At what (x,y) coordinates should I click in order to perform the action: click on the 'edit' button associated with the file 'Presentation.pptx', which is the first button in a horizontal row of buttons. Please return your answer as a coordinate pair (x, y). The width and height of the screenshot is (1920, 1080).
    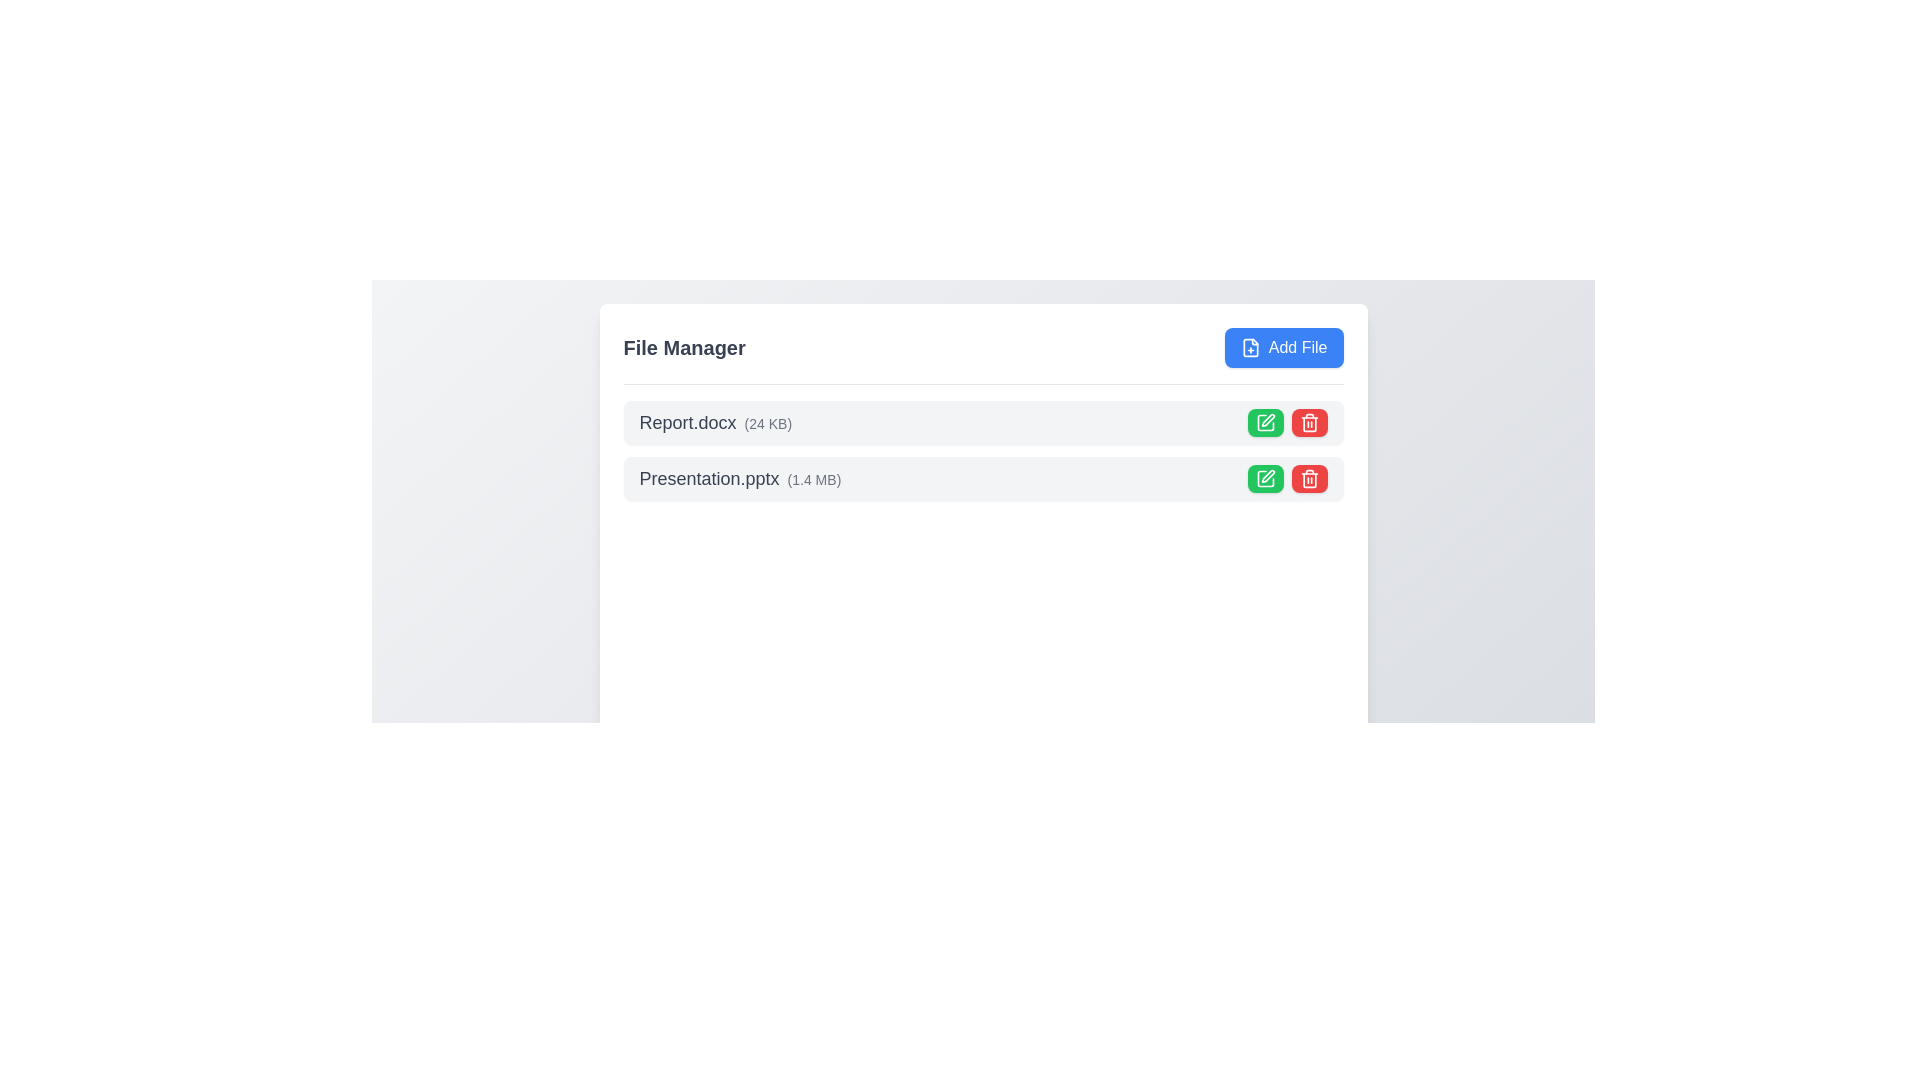
    Looking at the image, I should click on (1264, 478).